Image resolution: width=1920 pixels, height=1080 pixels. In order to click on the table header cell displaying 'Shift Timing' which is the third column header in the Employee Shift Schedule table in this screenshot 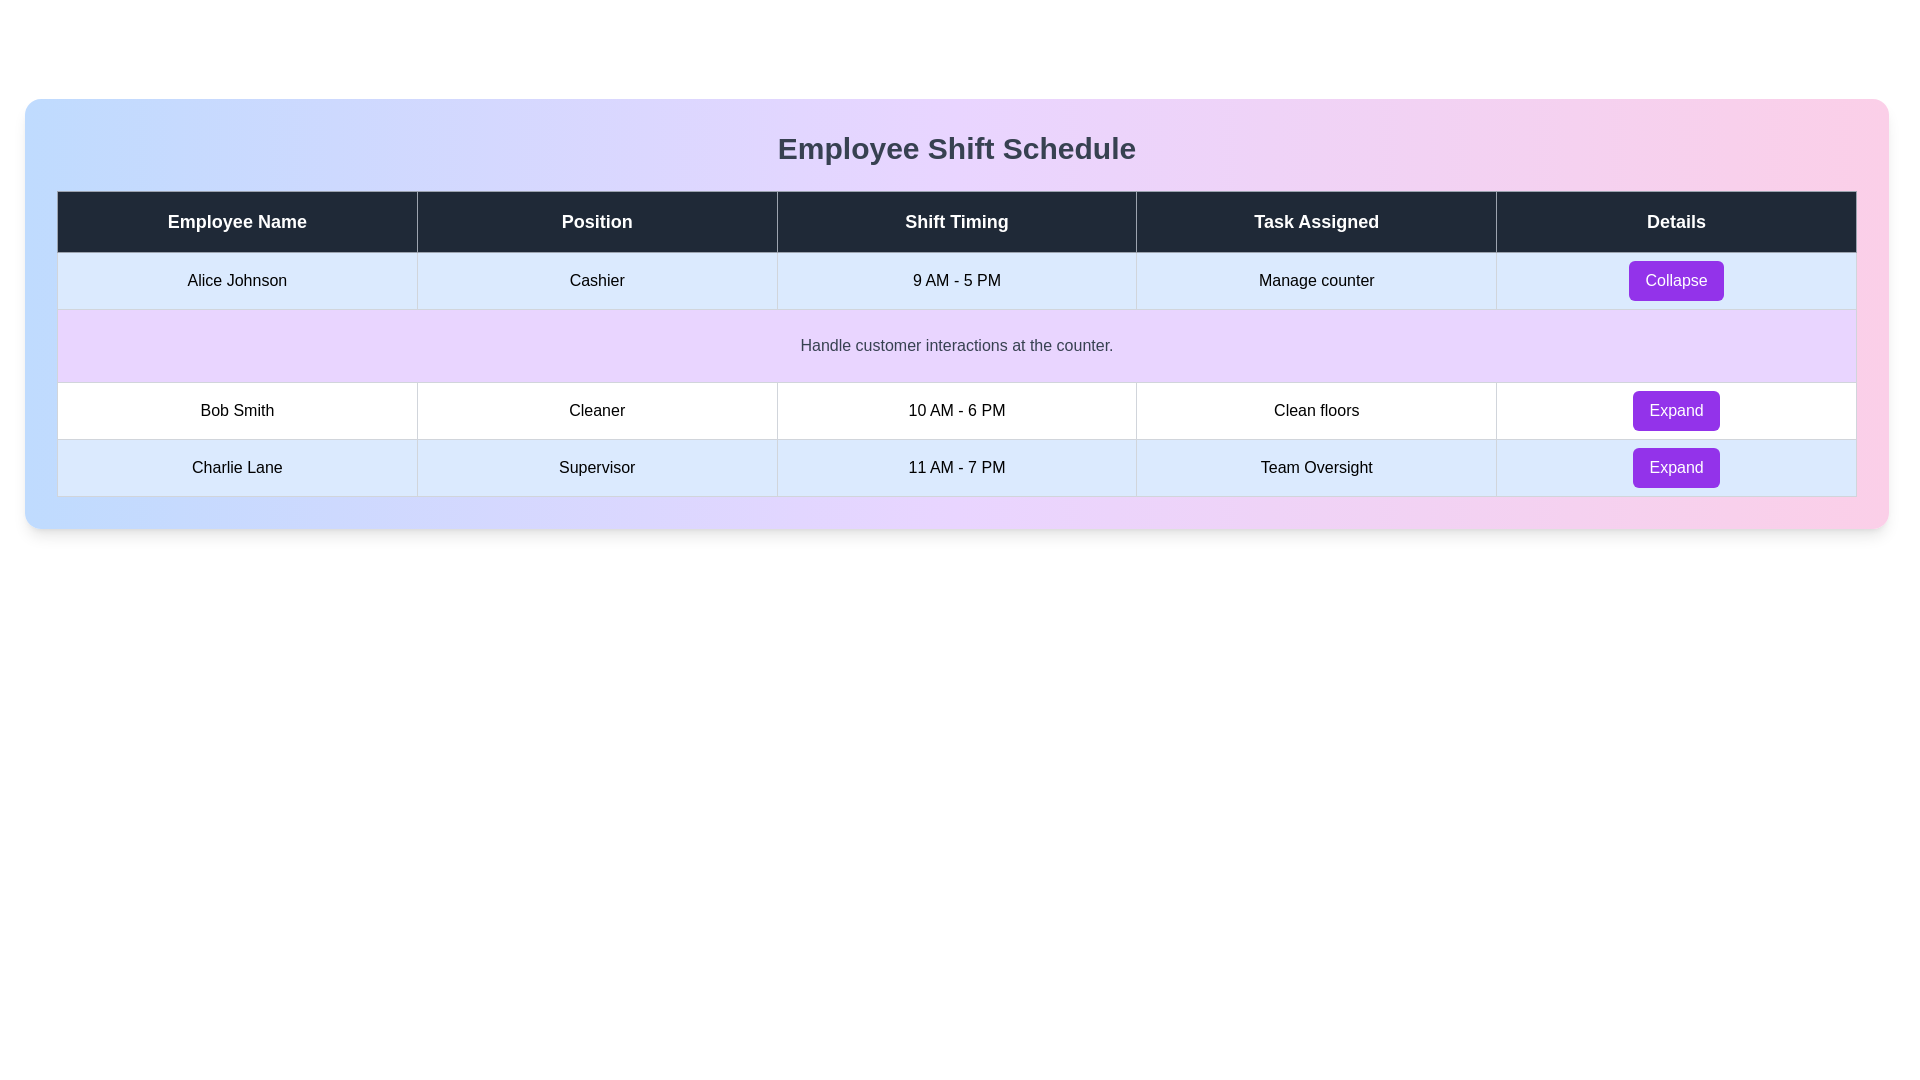, I will do `click(955, 222)`.